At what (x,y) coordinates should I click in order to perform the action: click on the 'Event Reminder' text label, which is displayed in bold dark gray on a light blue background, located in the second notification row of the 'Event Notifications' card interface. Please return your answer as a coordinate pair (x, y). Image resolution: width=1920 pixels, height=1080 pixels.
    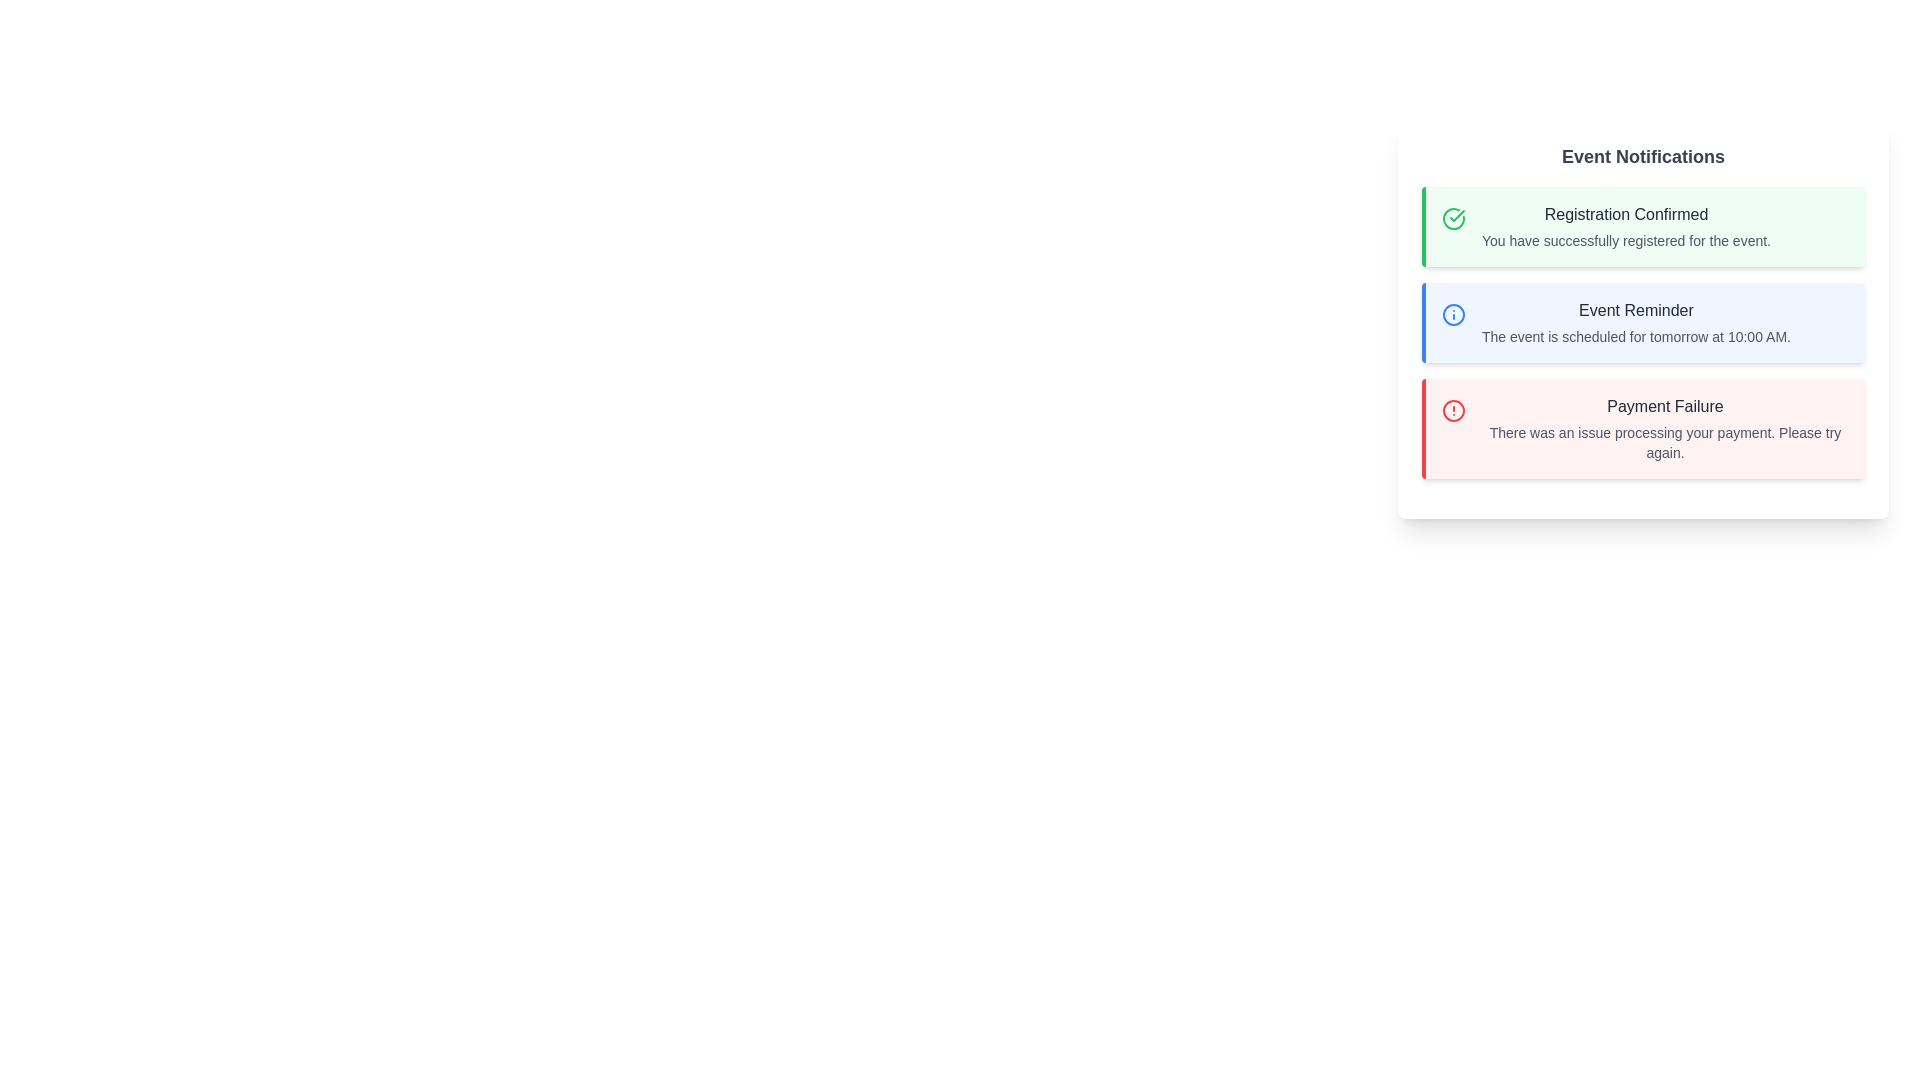
    Looking at the image, I should click on (1636, 311).